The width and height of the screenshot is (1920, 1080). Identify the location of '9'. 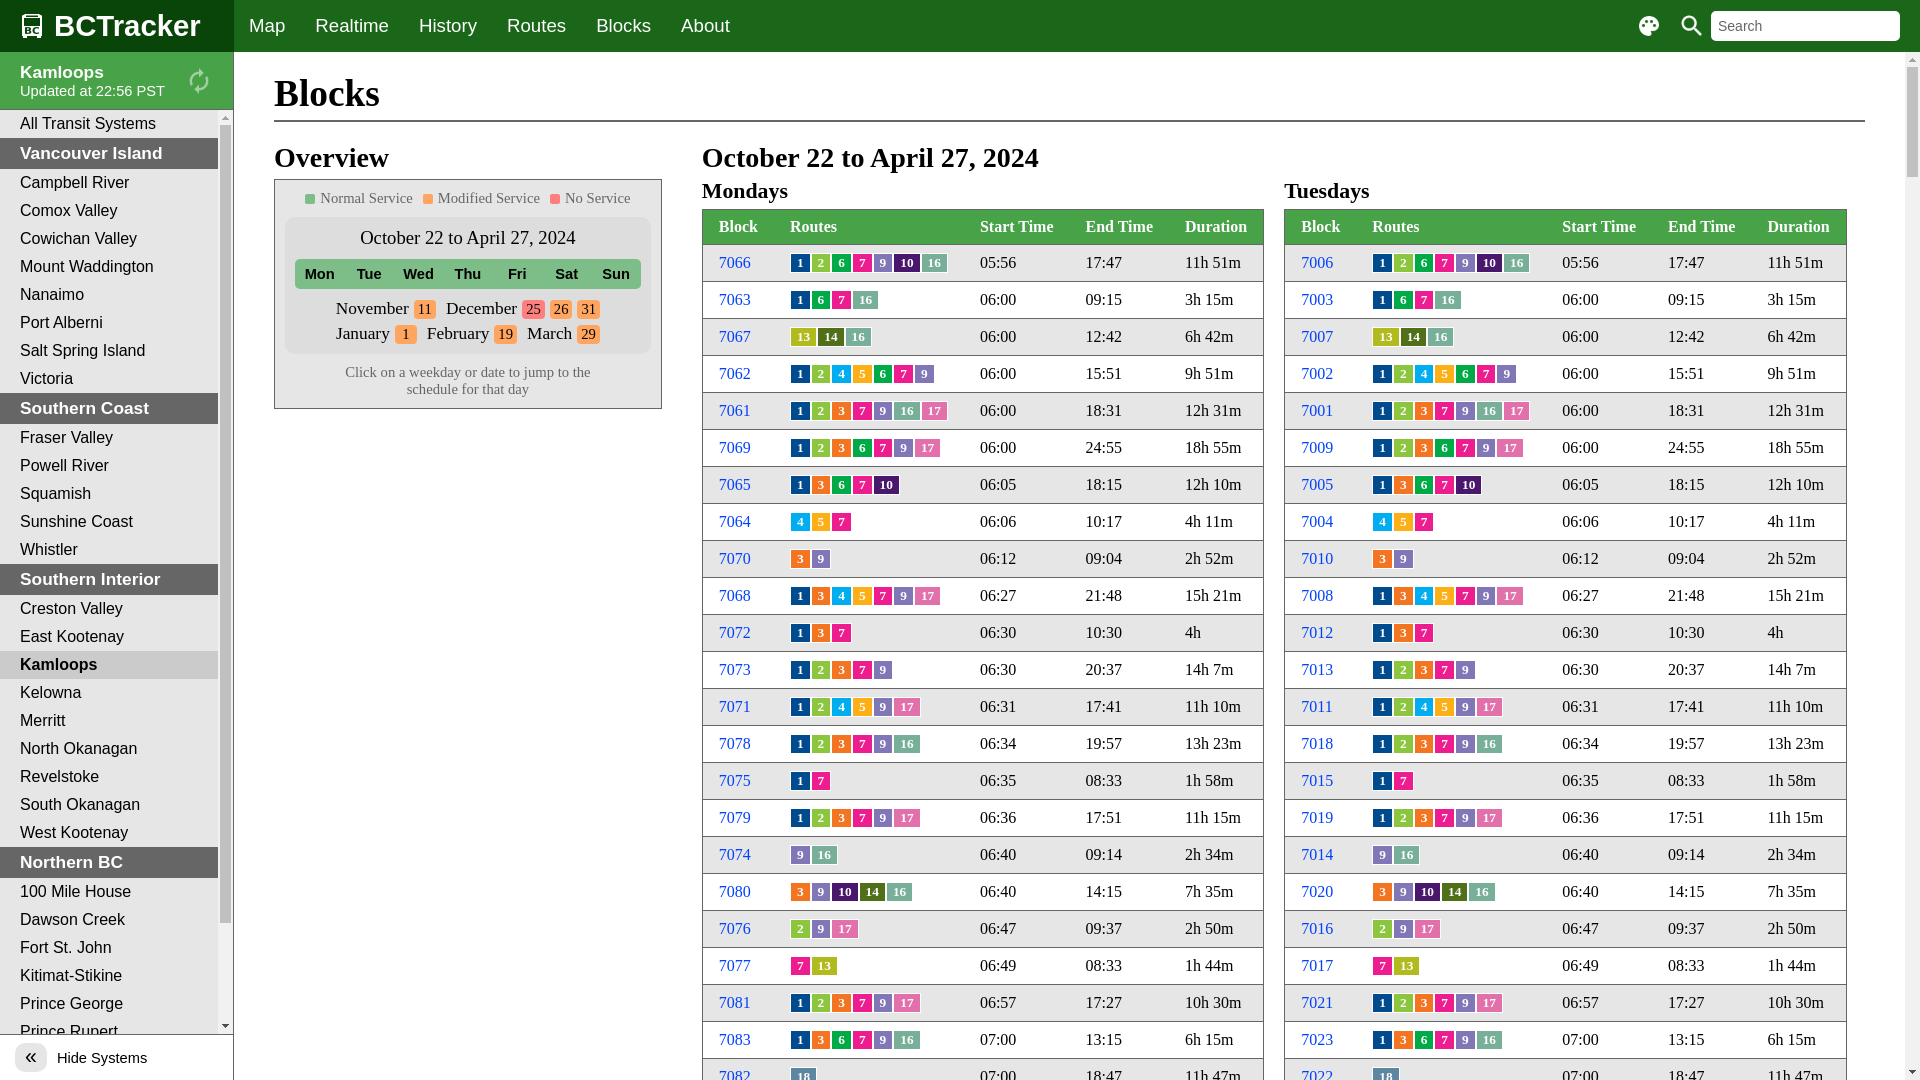
(1465, 1039).